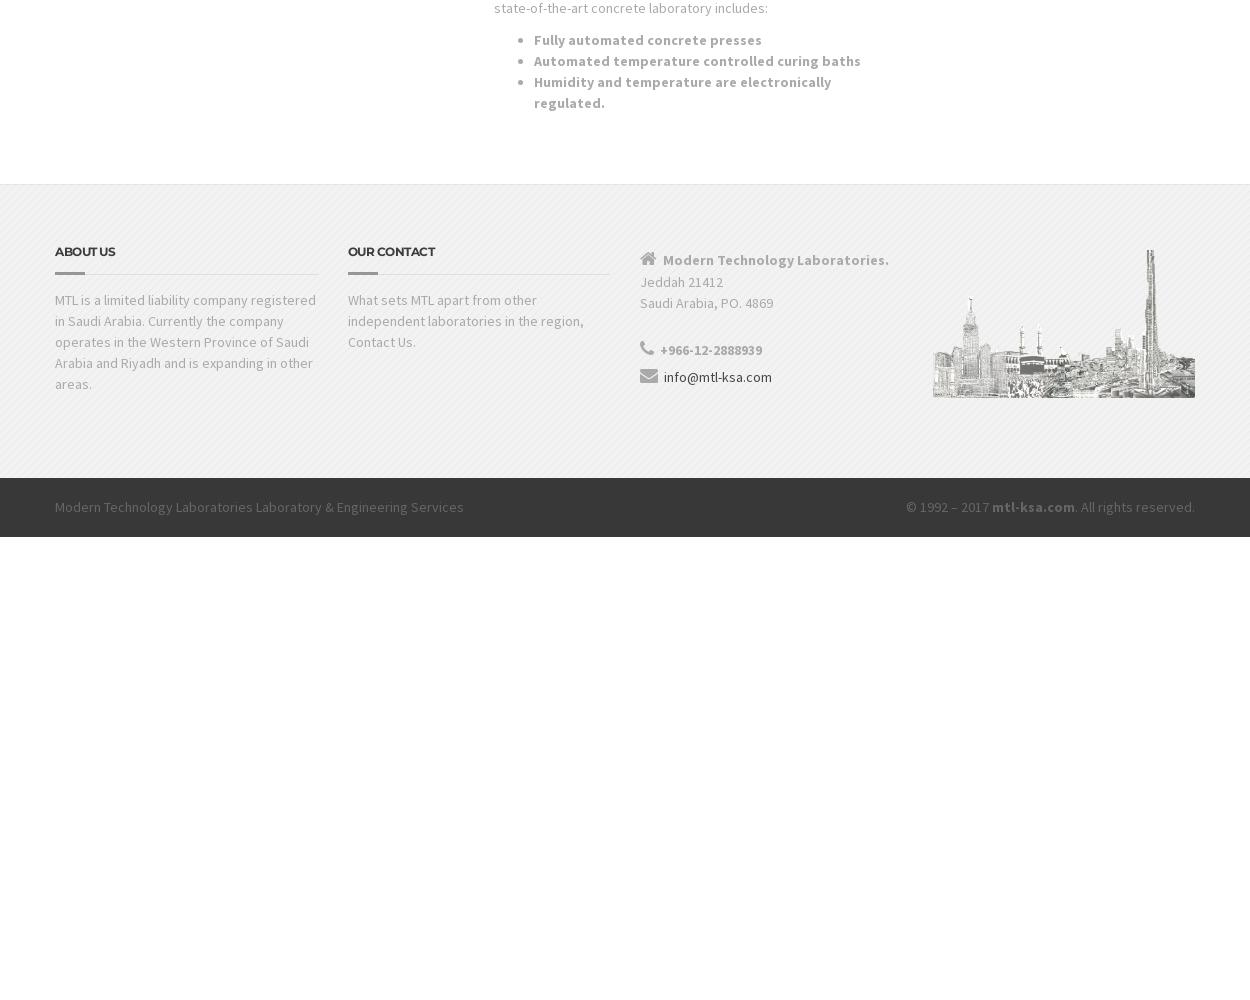 This screenshot has height=1000, width=1250. I want to click on 'Laboratory & Engineering Services', so click(357, 507).